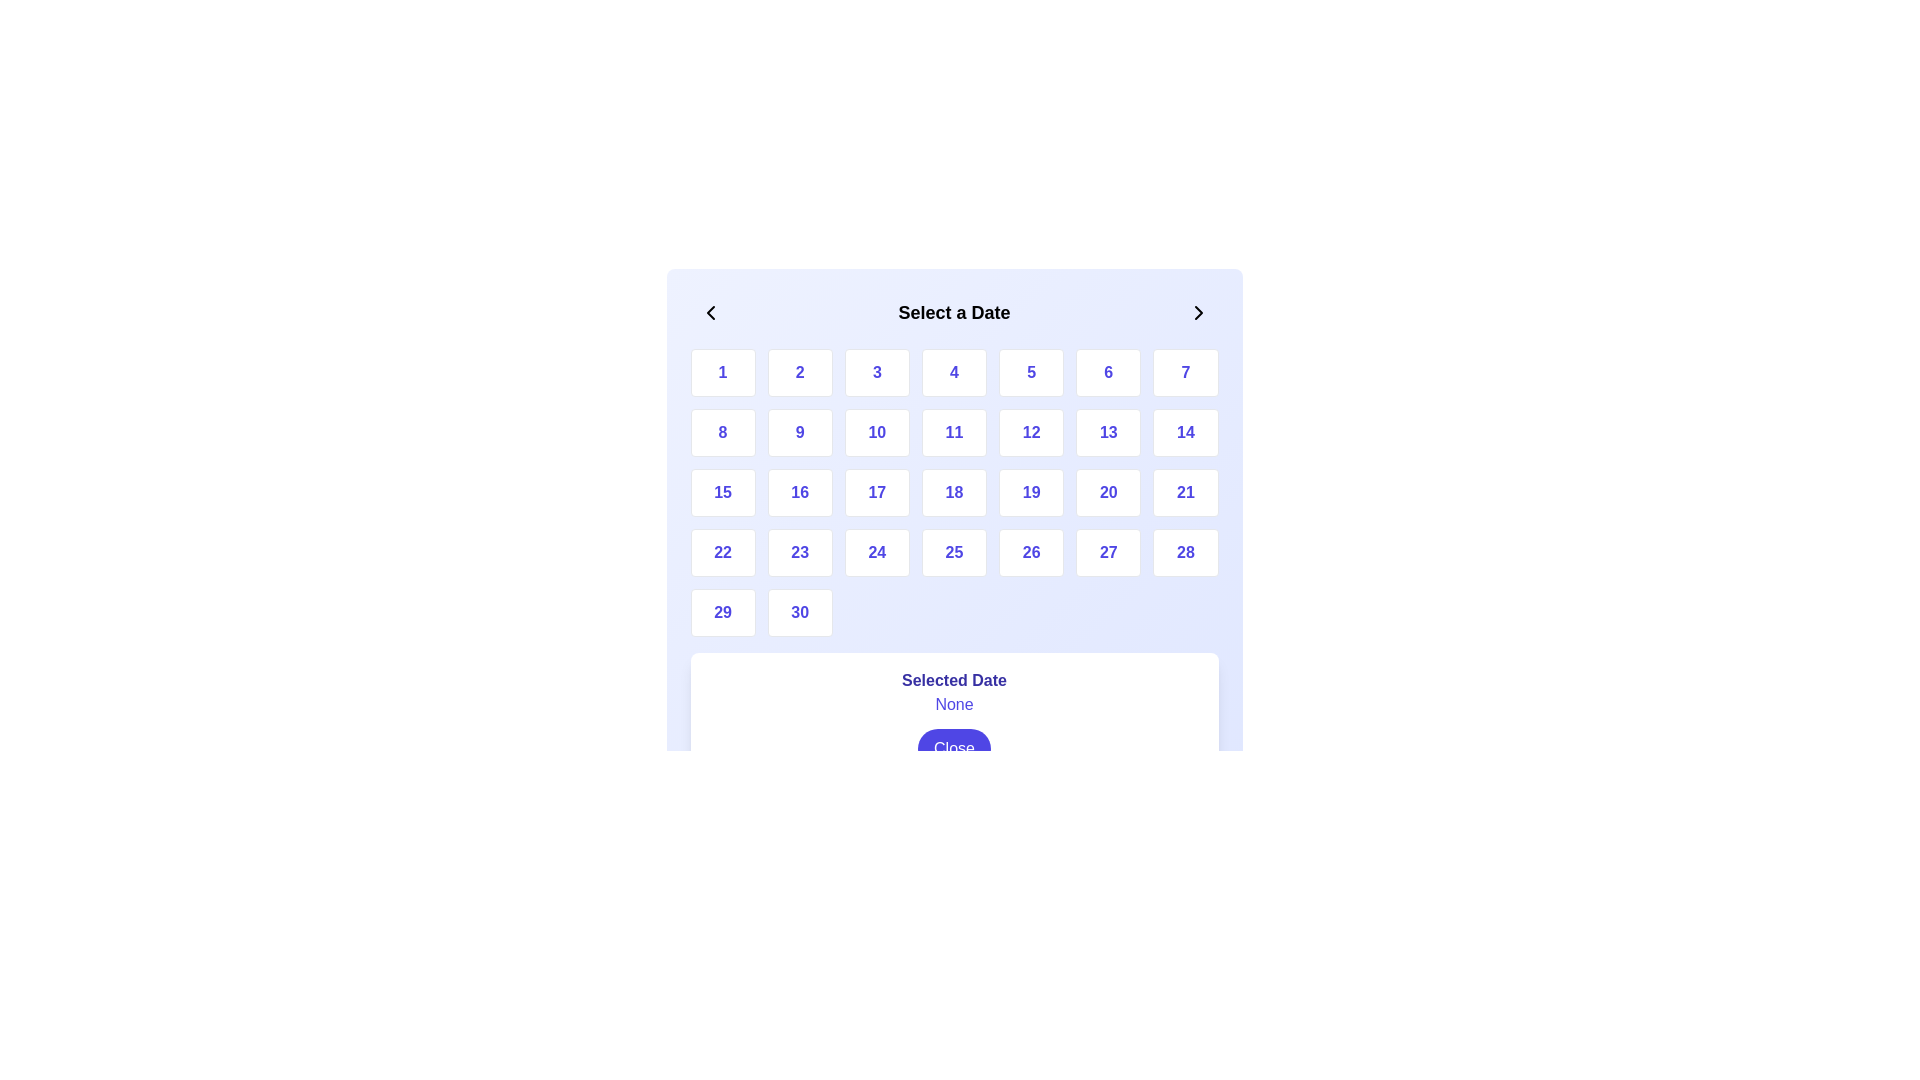  What do you see at coordinates (877, 431) in the screenshot?
I see `the rectangular button with rounded corners and the indigo text '10'` at bounding box center [877, 431].